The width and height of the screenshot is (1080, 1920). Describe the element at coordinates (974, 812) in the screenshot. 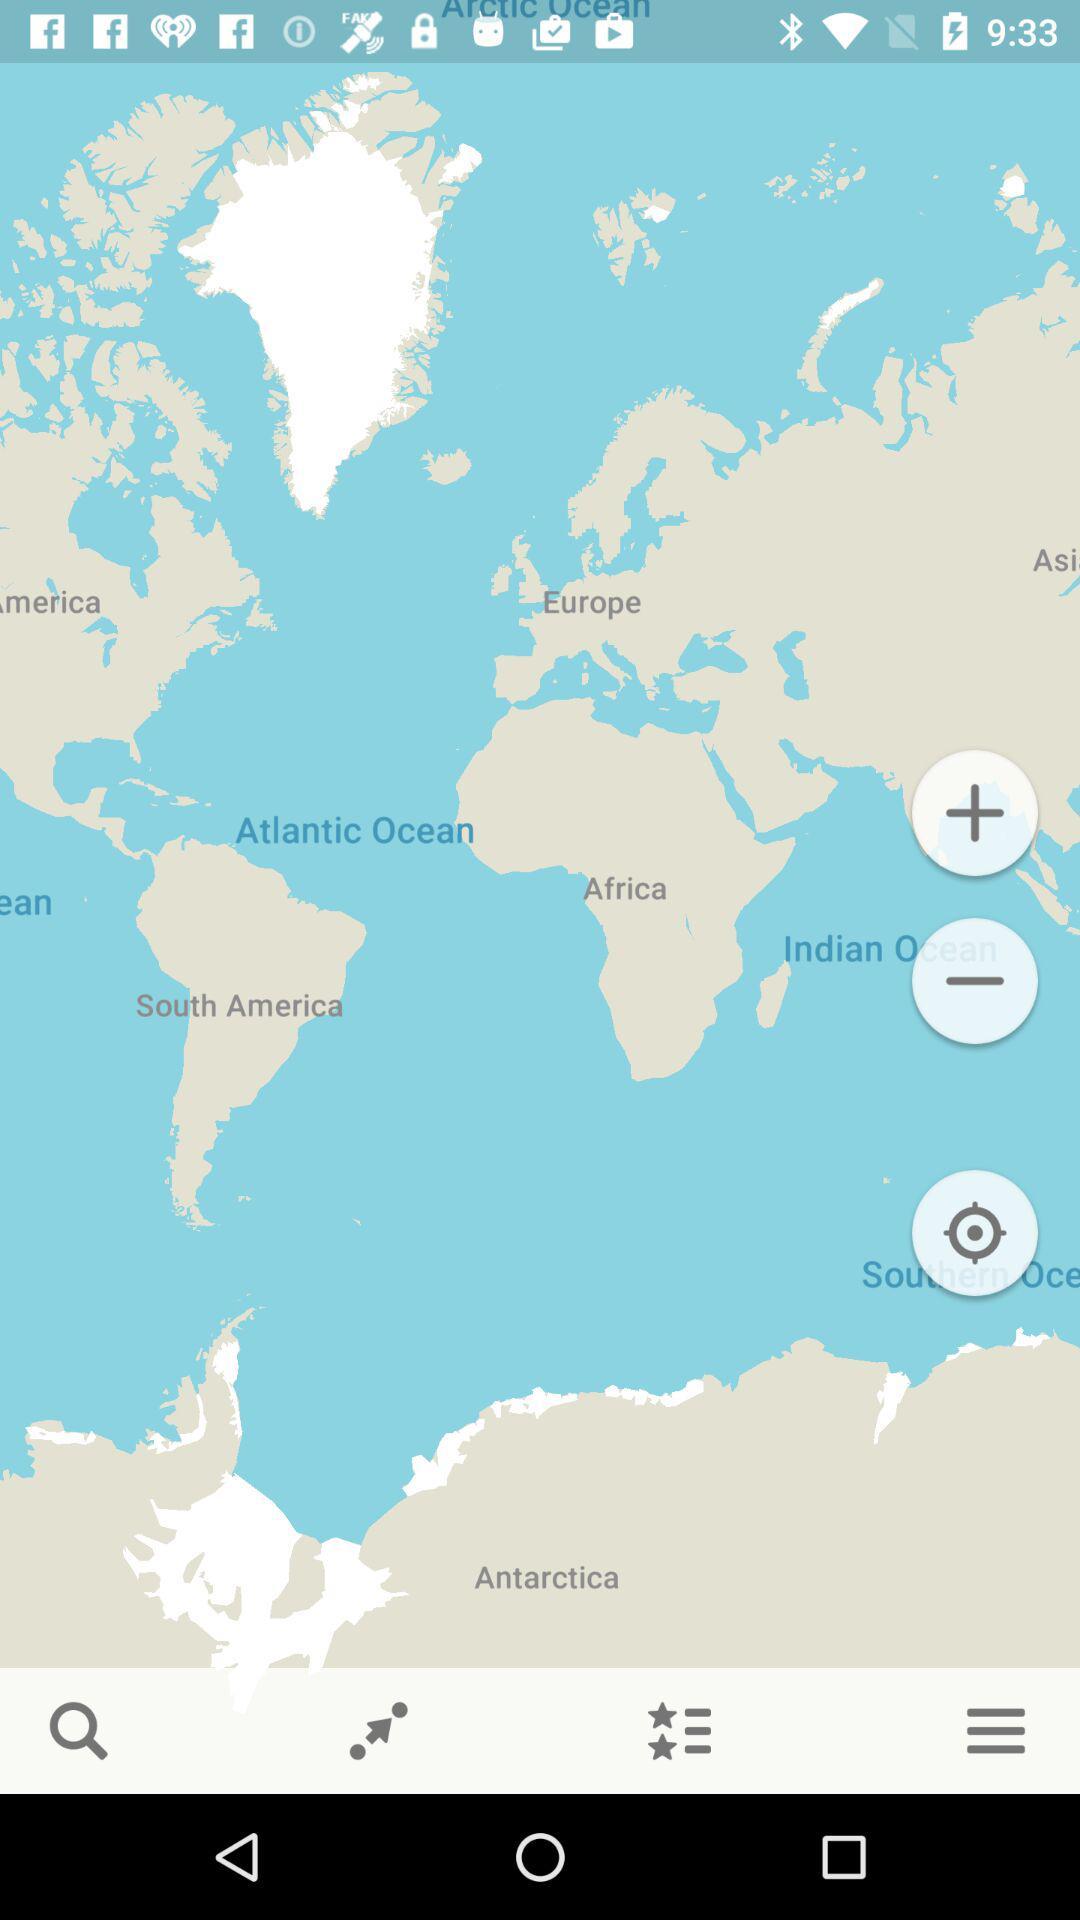

I see `button` at that location.